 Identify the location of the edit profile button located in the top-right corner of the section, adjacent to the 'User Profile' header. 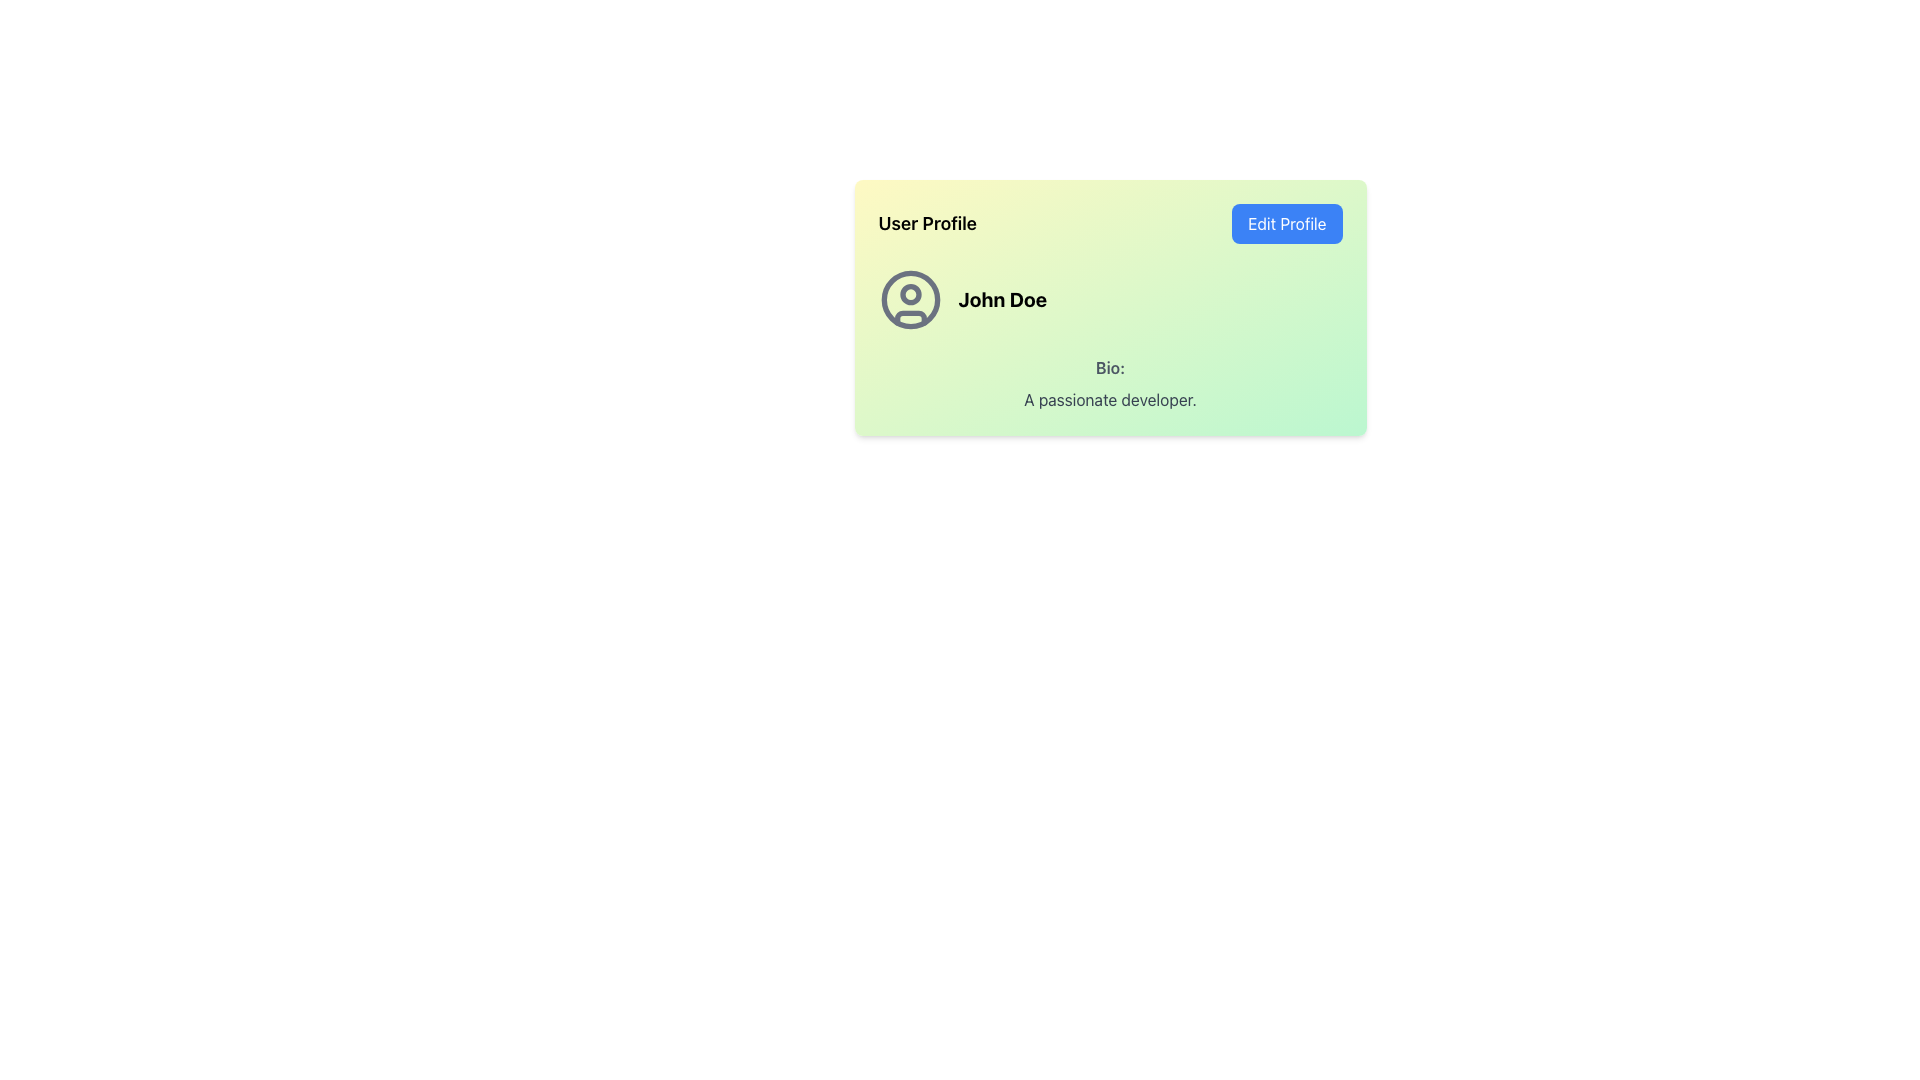
(1287, 223).